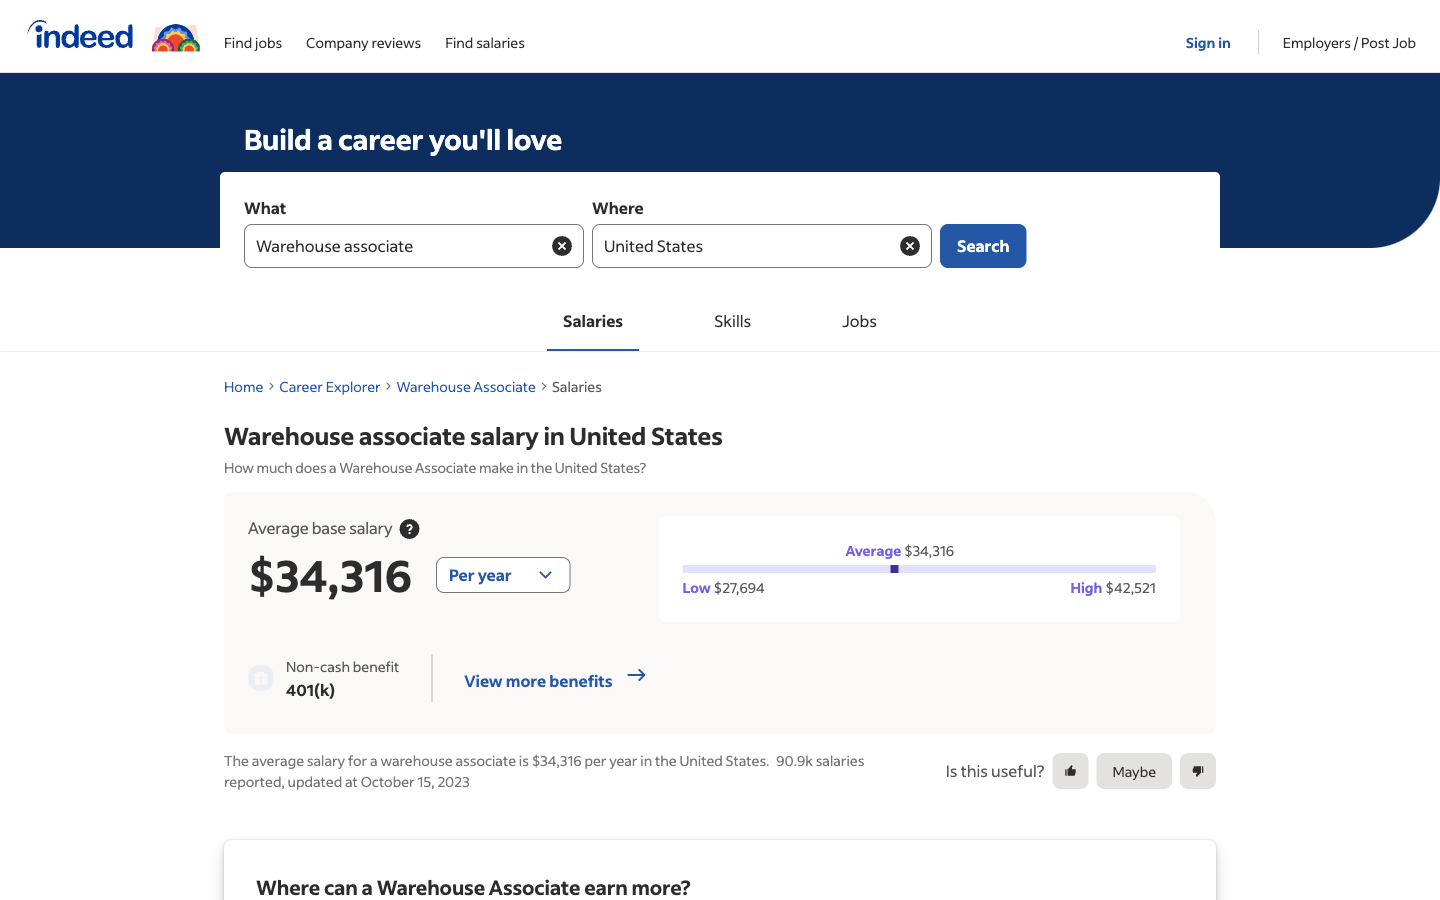 Image resolution: width=1440 pixels, height=900 pixels. Describe the element at coordinates (501, 575) in the screenshot. I see `Change the option of salary view` at that location.